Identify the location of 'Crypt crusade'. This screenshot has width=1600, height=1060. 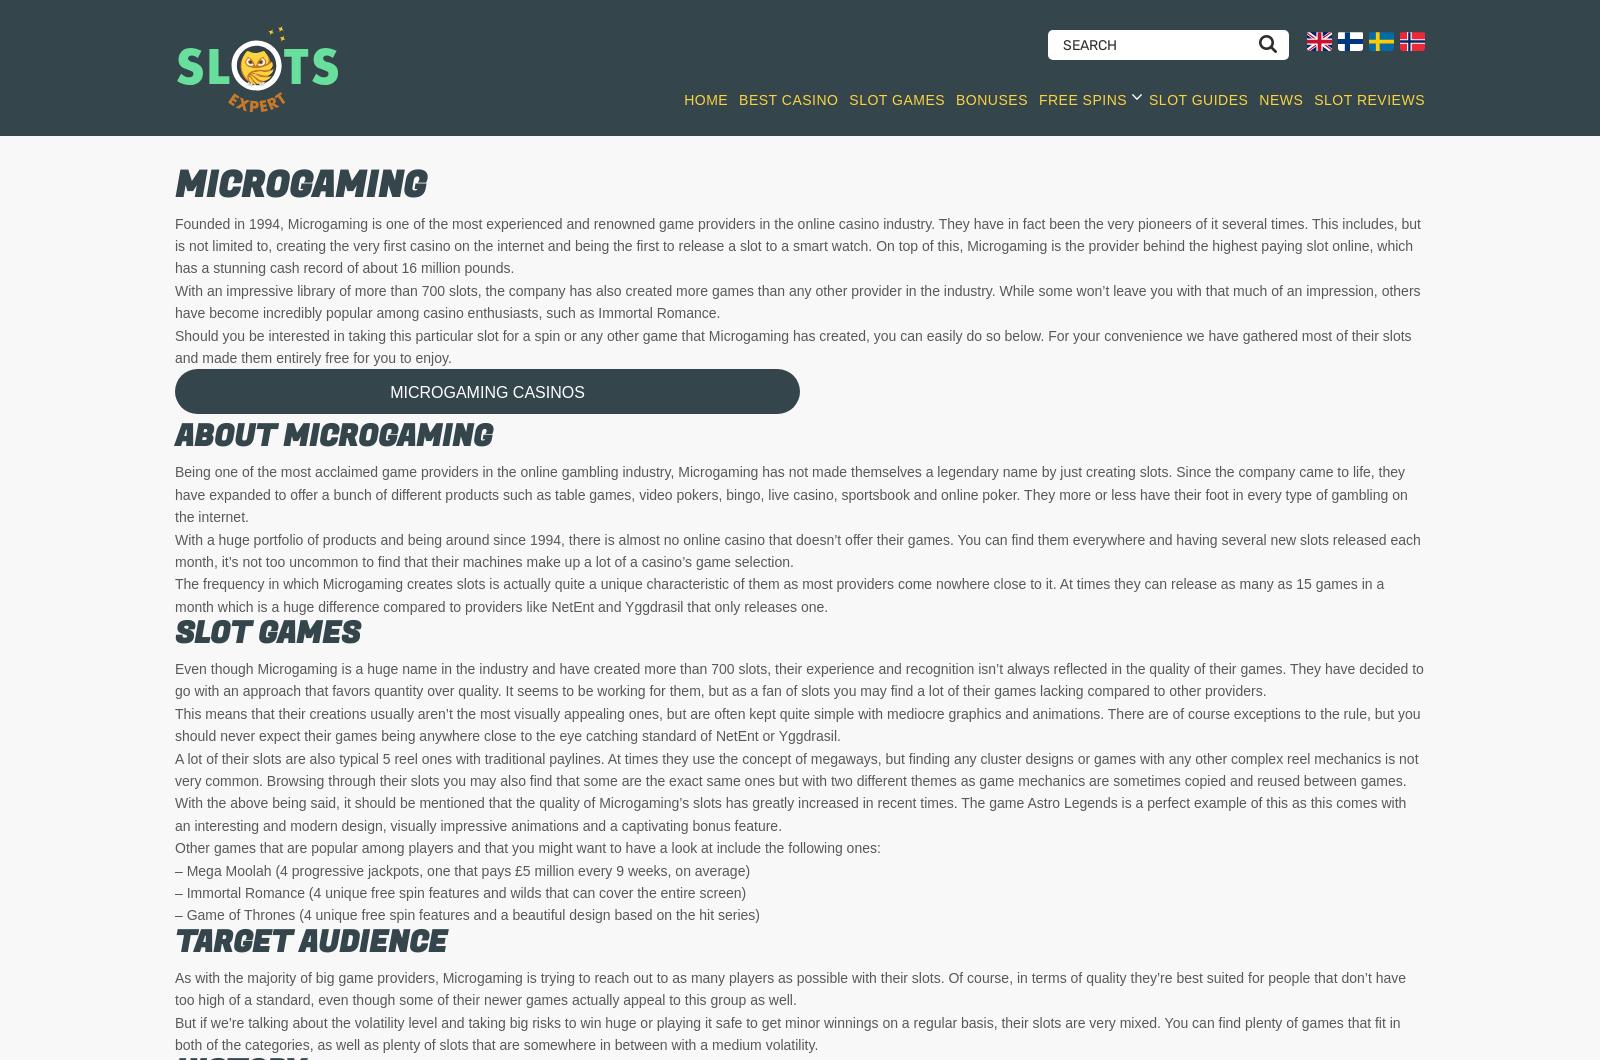
(1319, 942).